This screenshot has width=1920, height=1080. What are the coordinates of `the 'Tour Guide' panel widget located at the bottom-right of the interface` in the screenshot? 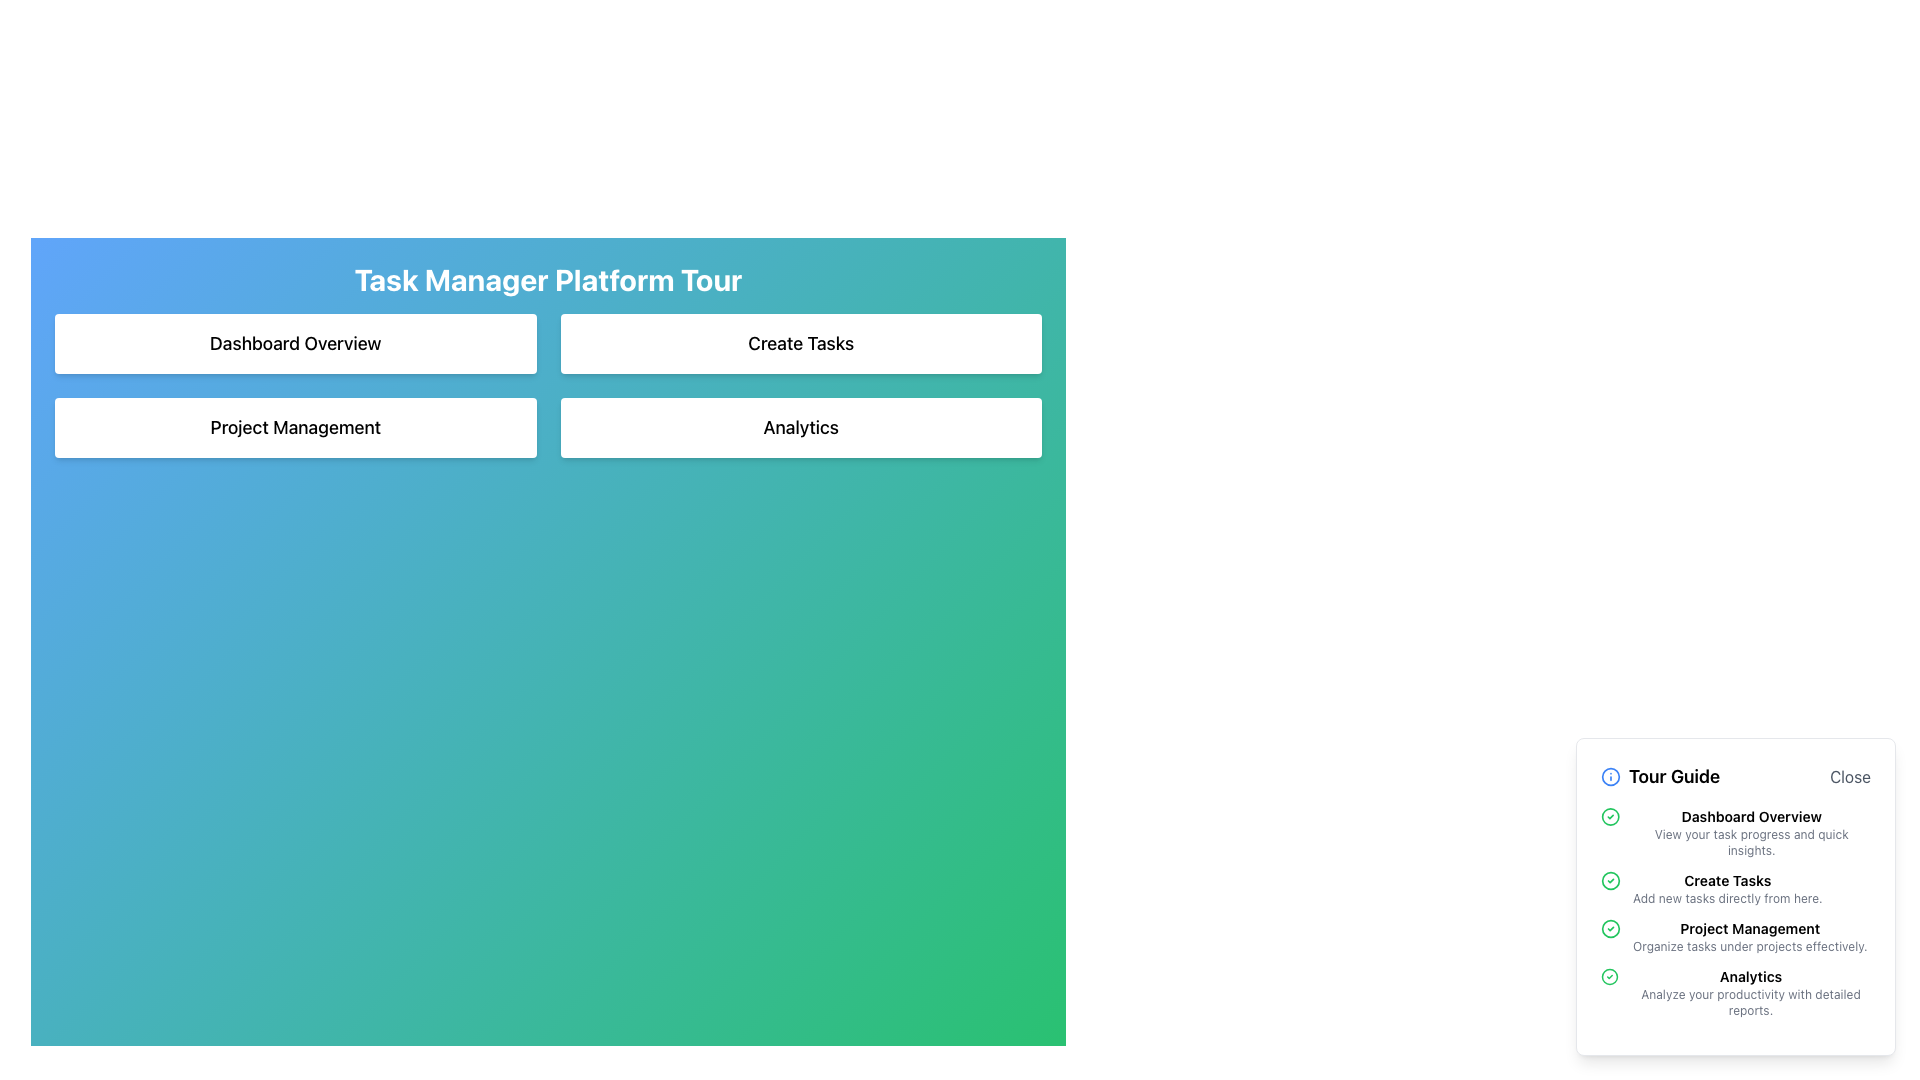 It's located at (1735, 896).